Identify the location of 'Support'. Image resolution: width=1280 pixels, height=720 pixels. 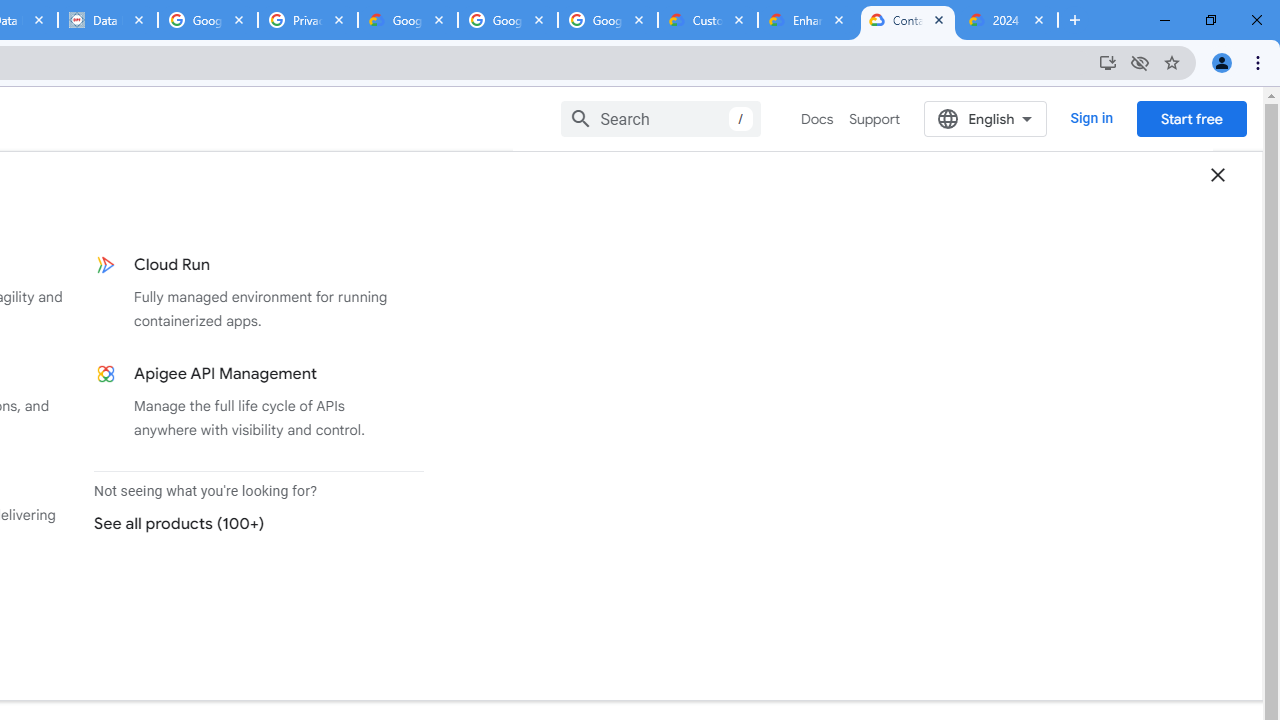
(874, 119).